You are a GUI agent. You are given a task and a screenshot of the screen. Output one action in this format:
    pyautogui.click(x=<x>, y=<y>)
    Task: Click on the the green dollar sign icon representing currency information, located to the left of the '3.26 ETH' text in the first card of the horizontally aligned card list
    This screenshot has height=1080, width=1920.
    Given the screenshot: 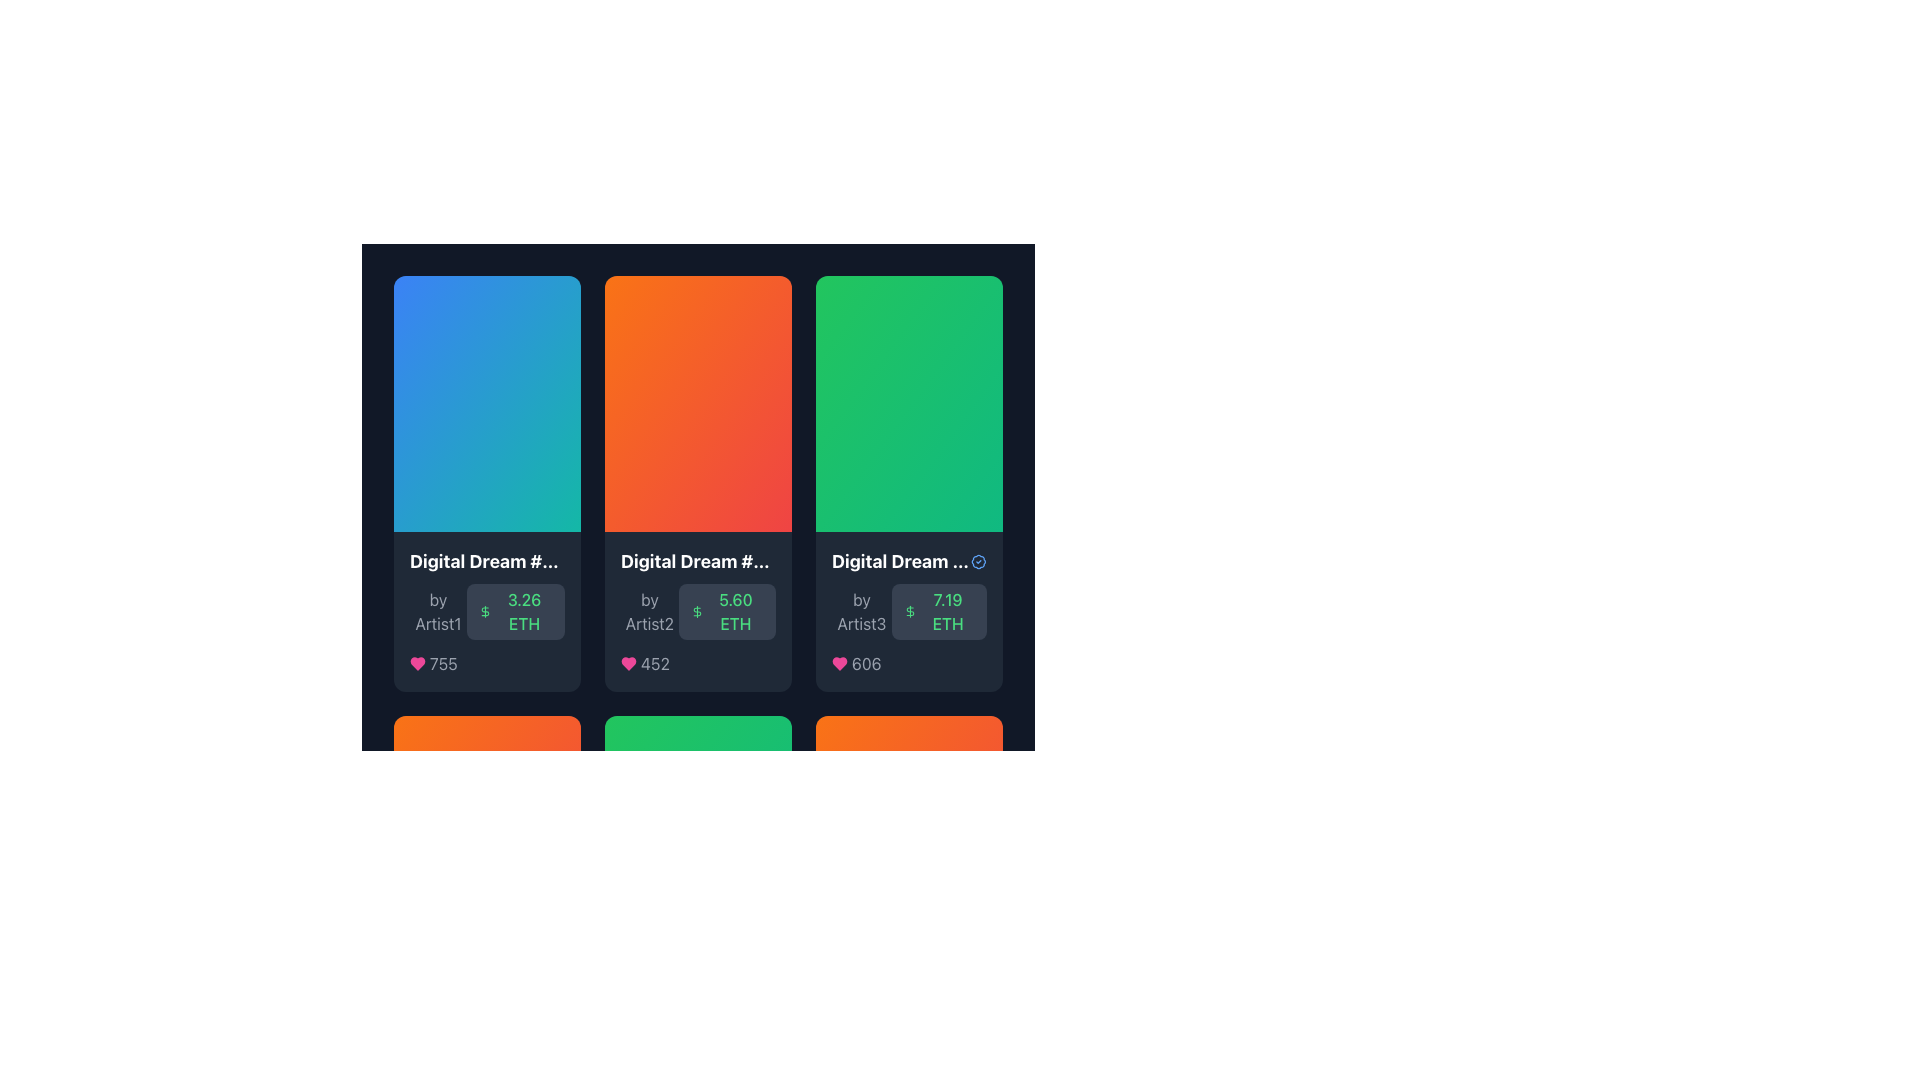 What is the action you would take?
    pyautogui.click(x=485, y=611)
    